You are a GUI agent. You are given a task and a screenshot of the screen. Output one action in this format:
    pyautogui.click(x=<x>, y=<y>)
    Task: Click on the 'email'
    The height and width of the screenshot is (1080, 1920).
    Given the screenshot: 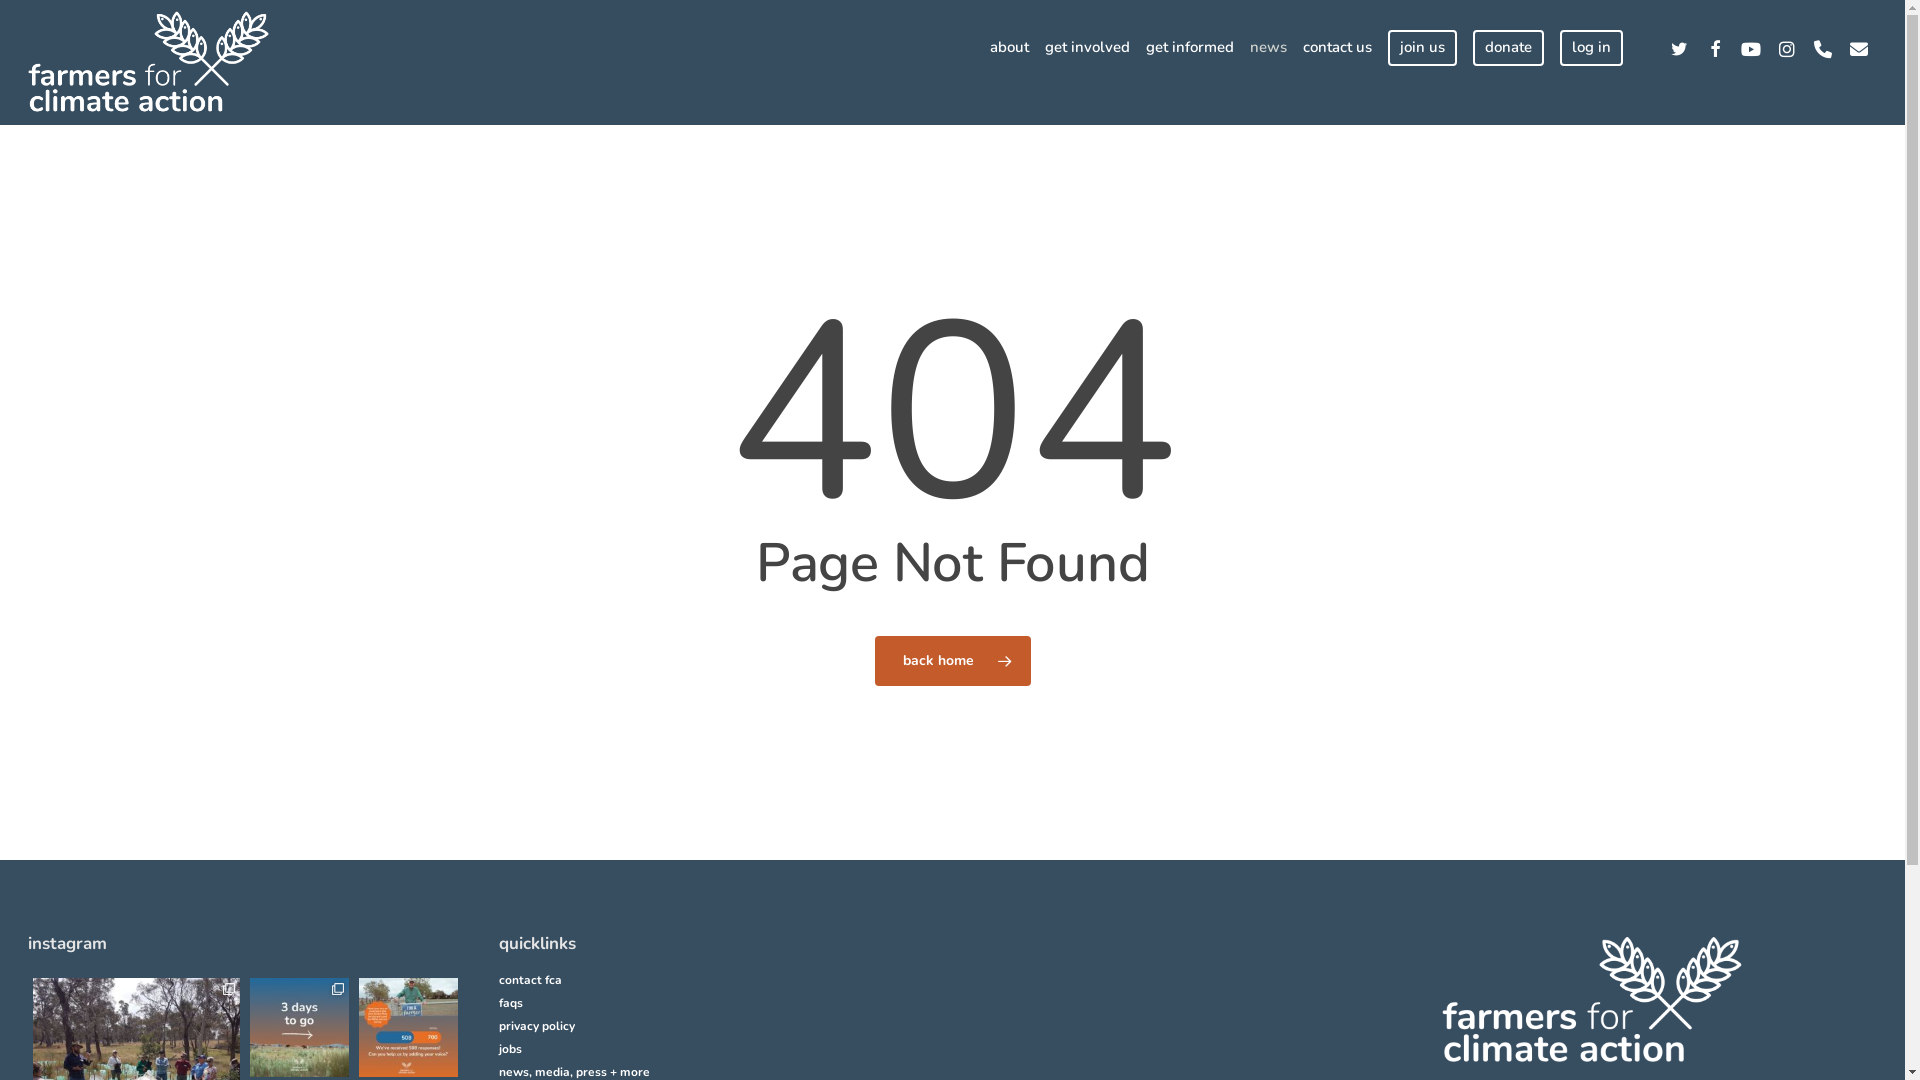 What is the action you would take?
    pyautogui.click(x=1857, y=46)
    